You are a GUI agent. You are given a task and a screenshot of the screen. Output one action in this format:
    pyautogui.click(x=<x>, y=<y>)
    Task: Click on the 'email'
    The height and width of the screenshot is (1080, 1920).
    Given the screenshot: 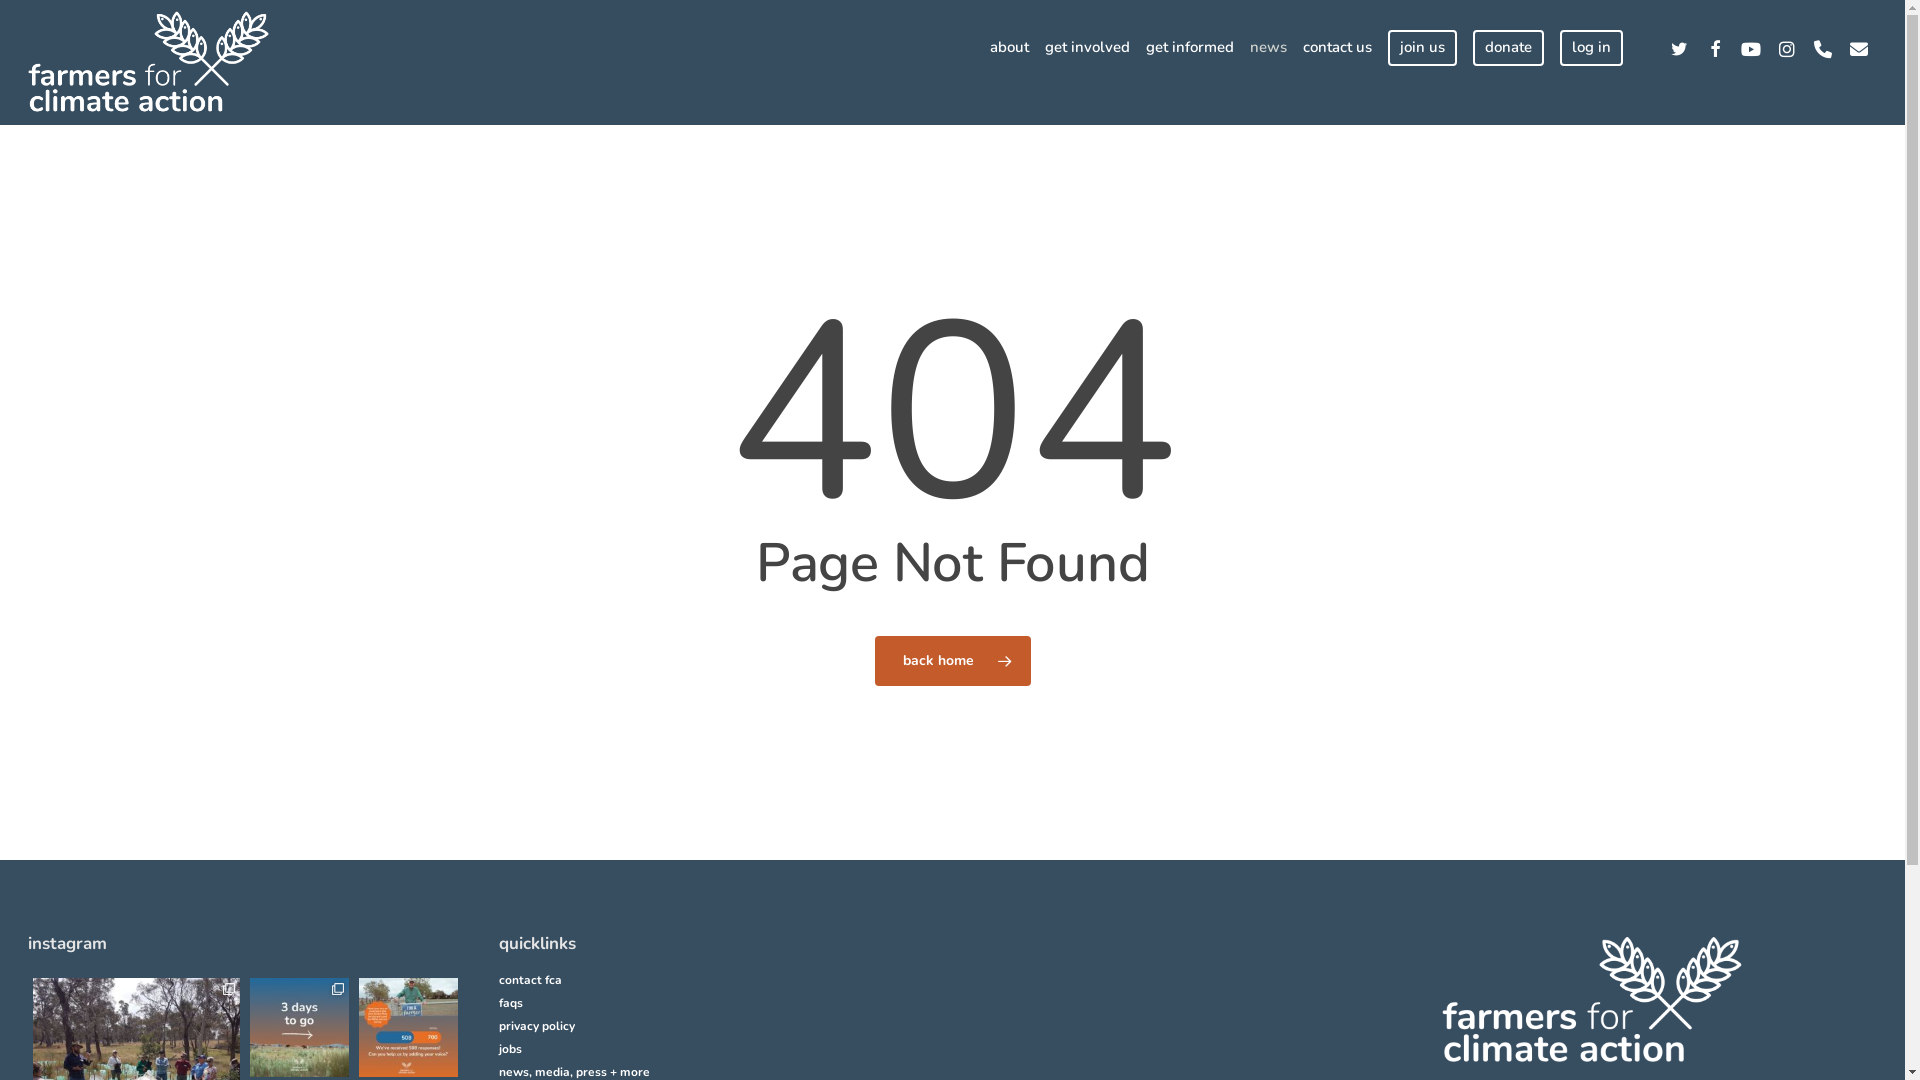 What is the action you would take?
    pyautogui.click(x=1857, y=46)
    